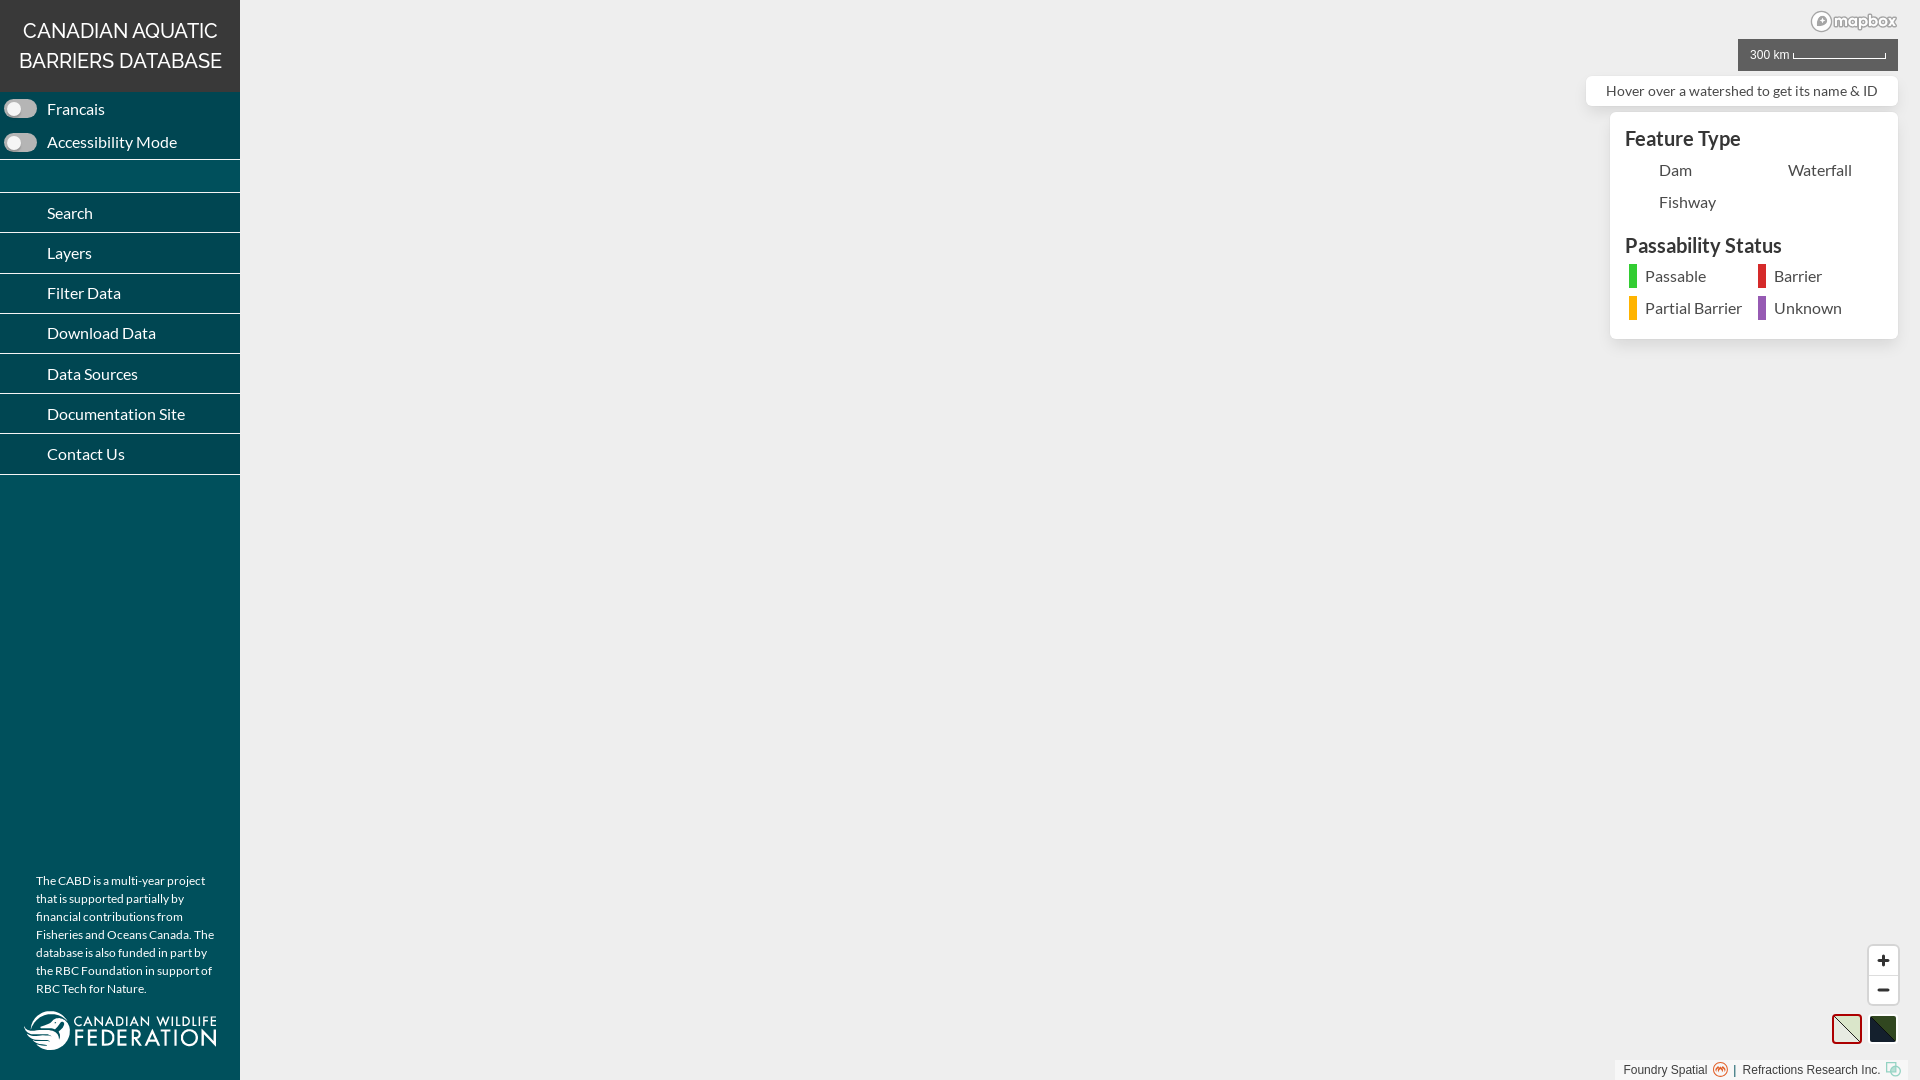  What do you see at coordinates (1872, 136) in the screenshot?
I see `'Minimize map legend'` at bounding box center [1872, 136].